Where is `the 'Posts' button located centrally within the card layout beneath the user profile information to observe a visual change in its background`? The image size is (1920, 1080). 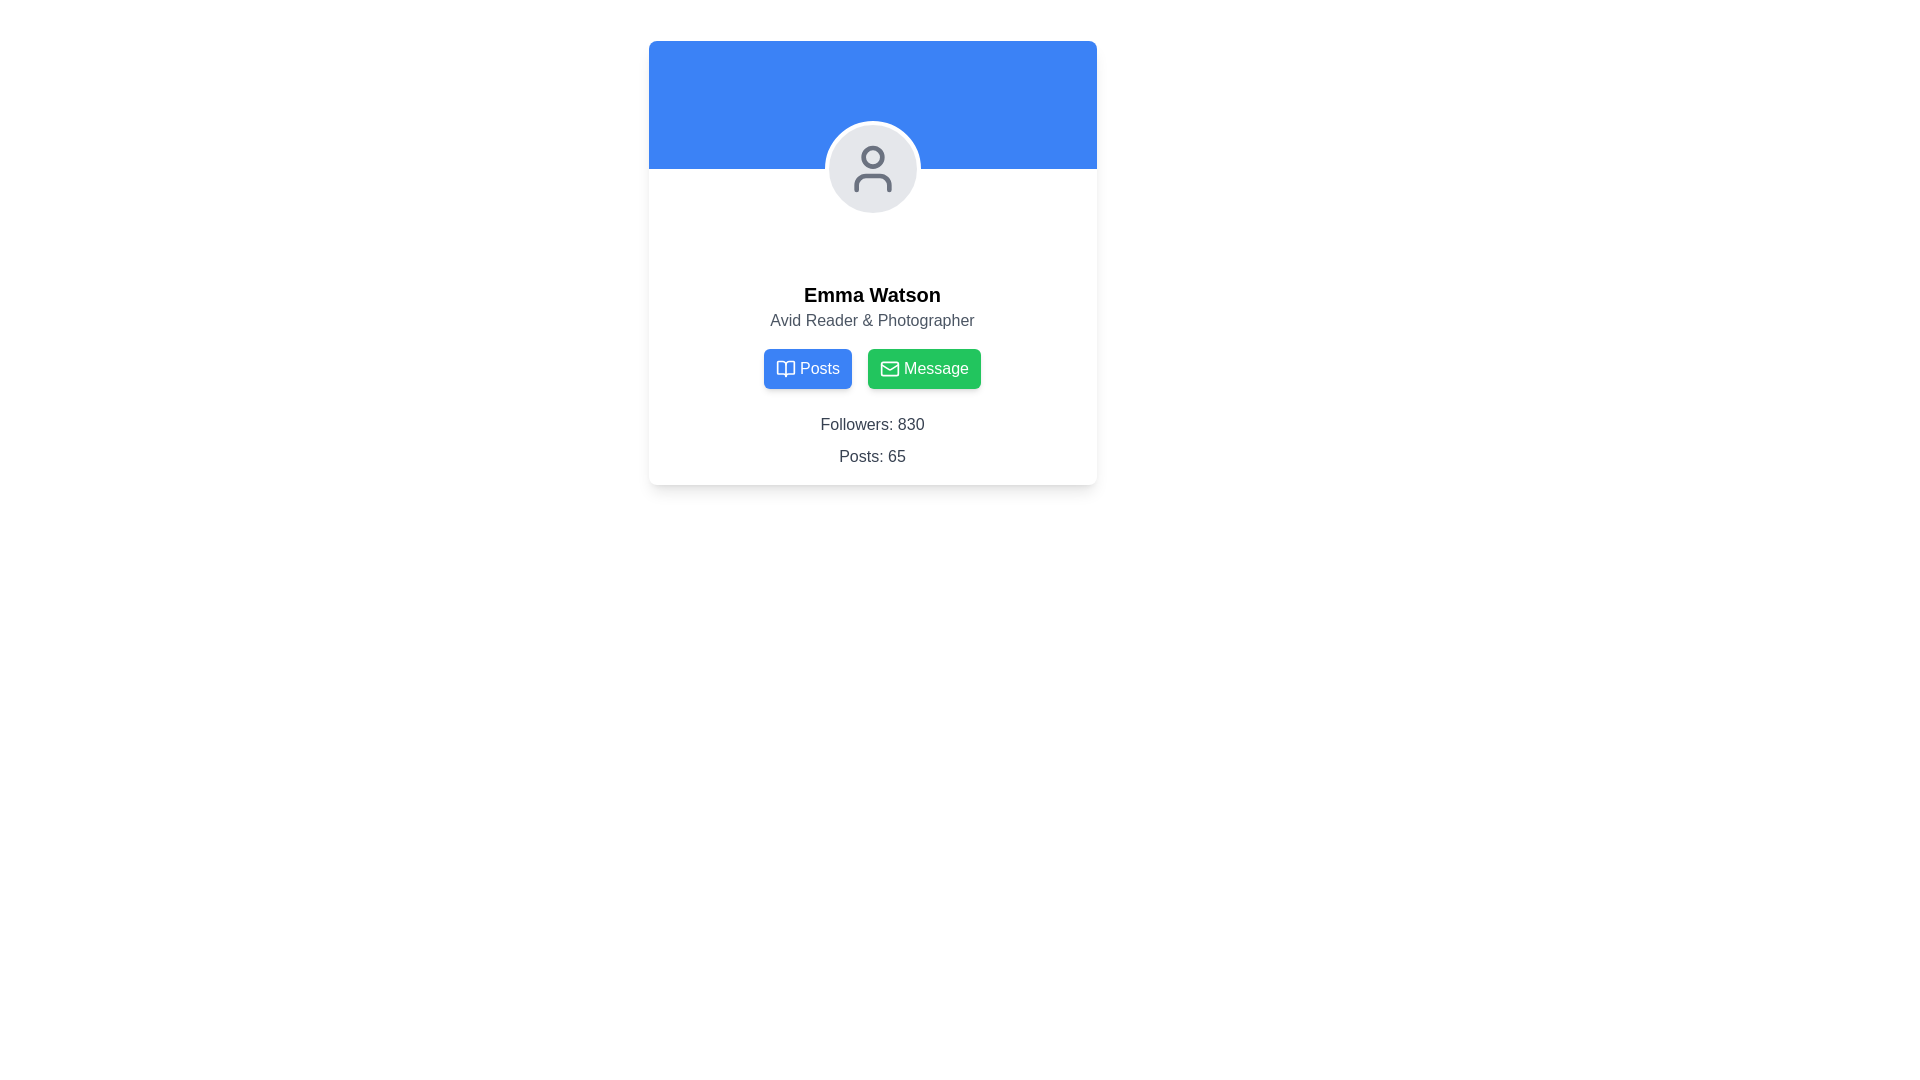
the 'Posts' button located centrally within the card layout beneath the user profile information to observe a visual change in its background is located at coordinates (808, 369).